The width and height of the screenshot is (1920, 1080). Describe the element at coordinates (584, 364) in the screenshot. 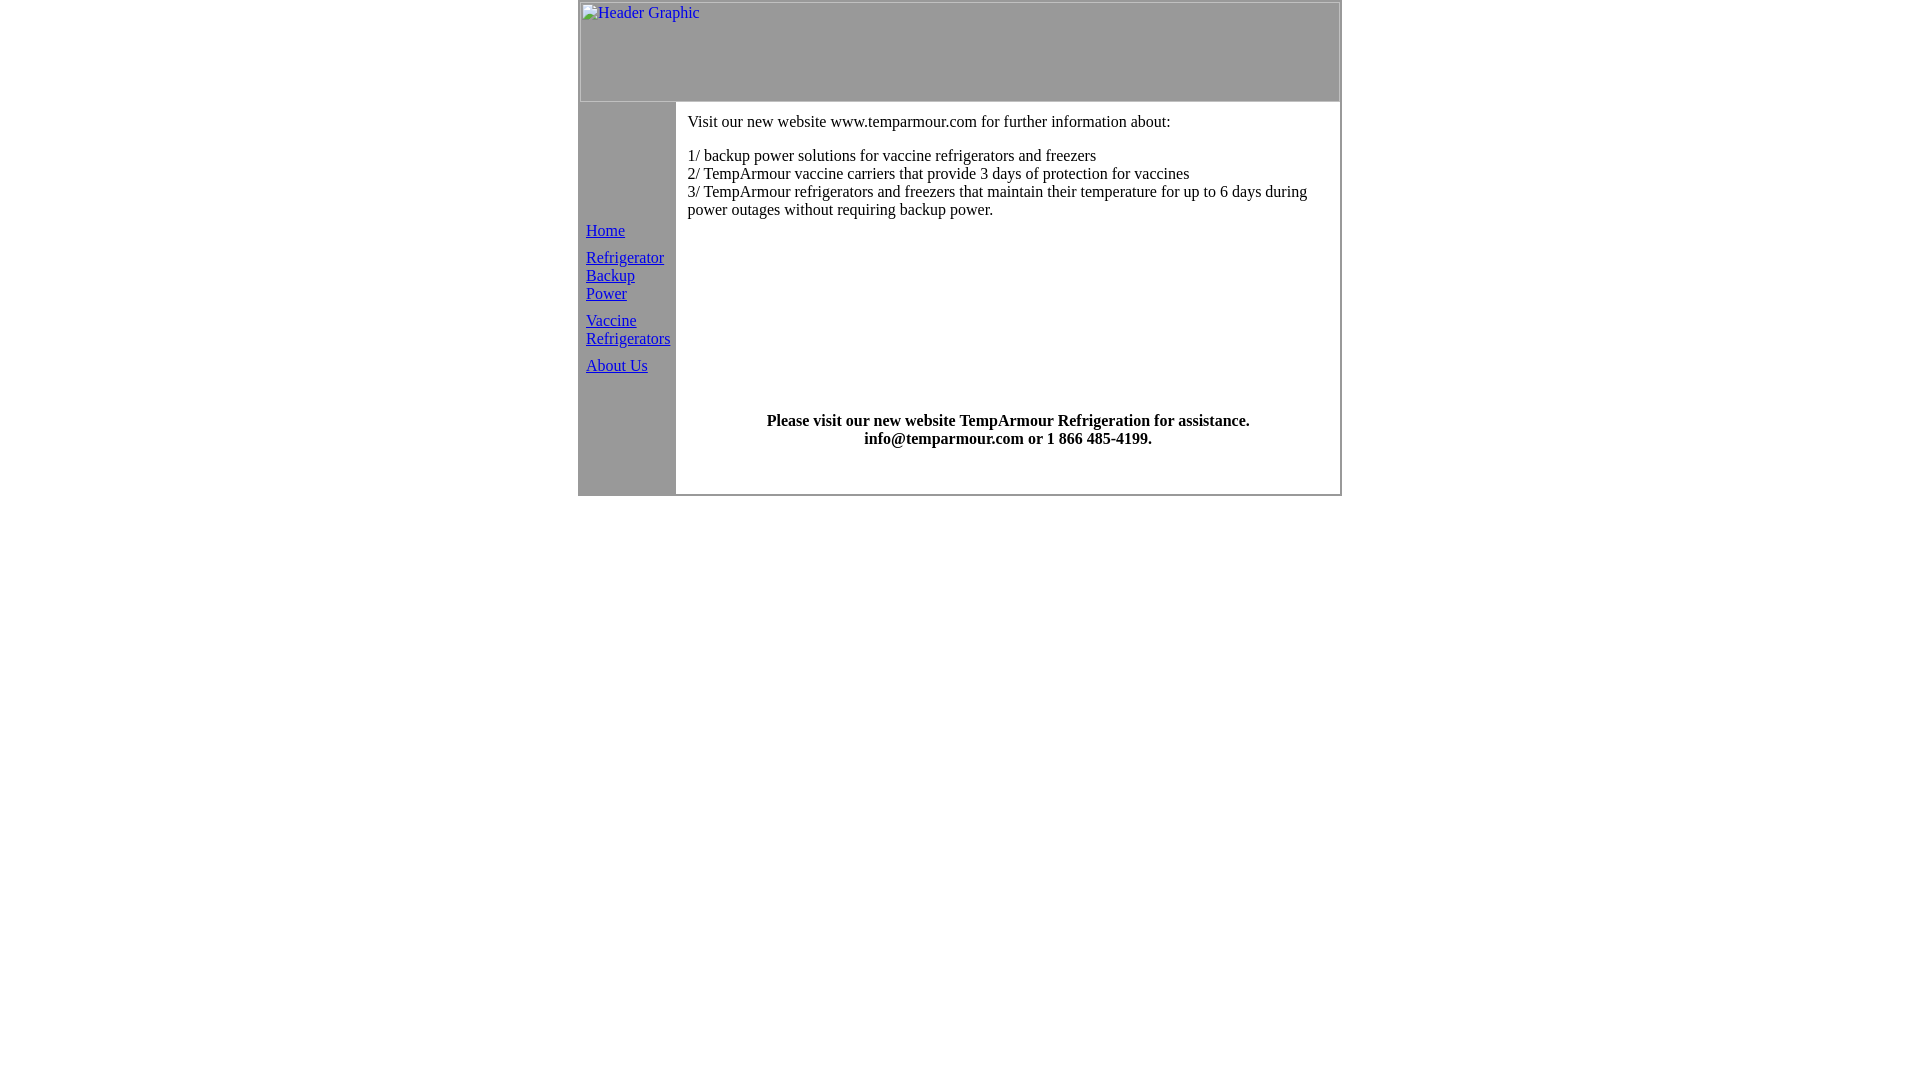

I see `'About Us'` at that location.